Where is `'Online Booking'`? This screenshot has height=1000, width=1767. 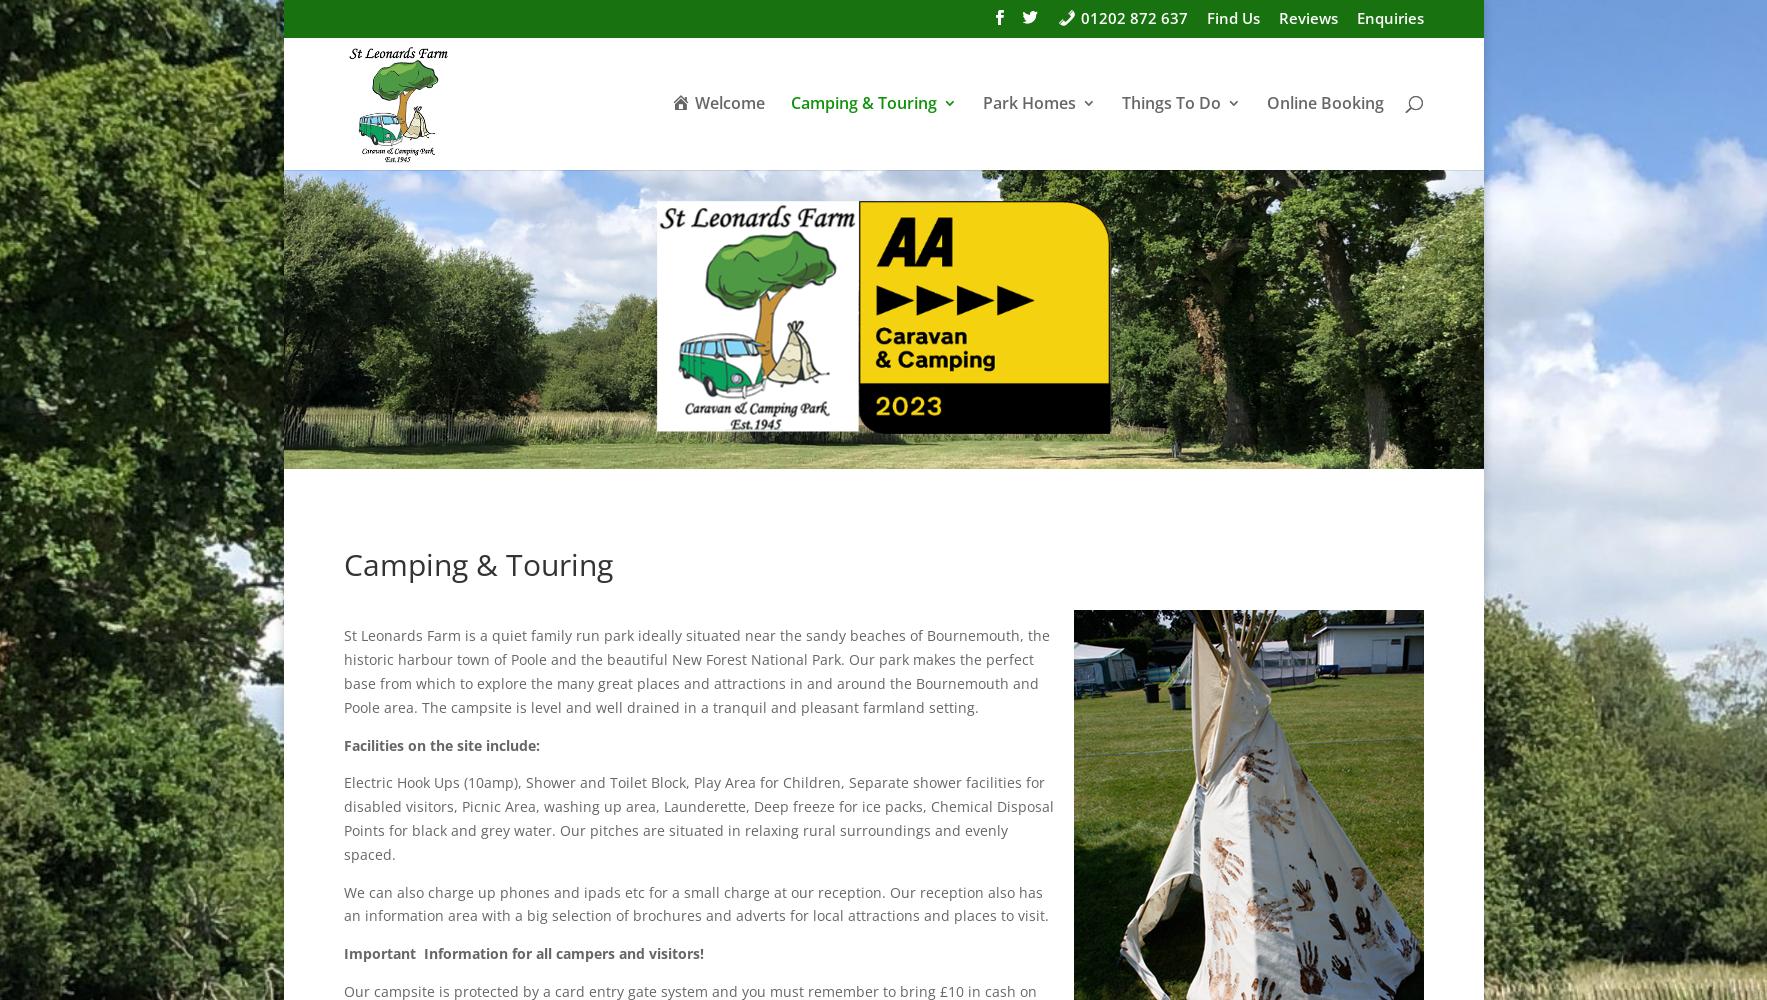
'Online Booking' is located at coordinates (1323, 102).